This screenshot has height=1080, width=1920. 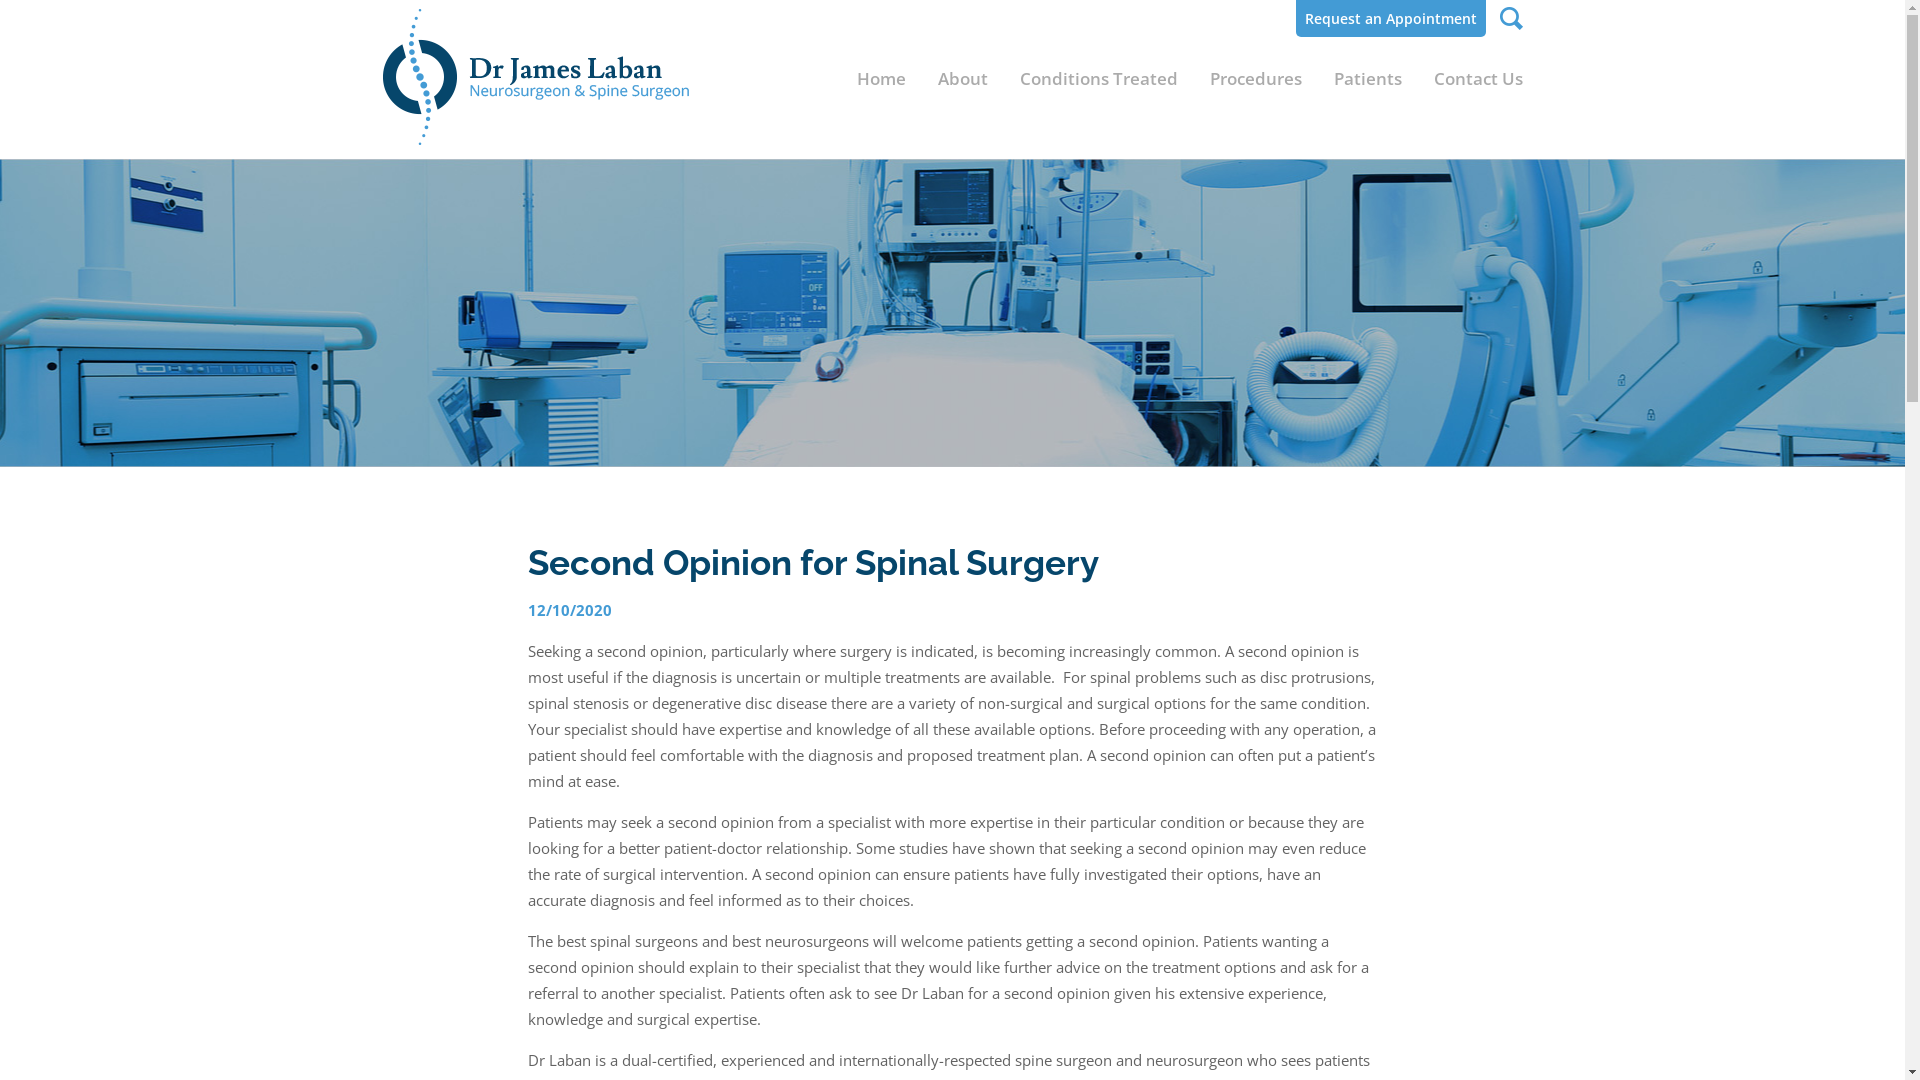 I want to click on 'About', so click(x=963, y=77).